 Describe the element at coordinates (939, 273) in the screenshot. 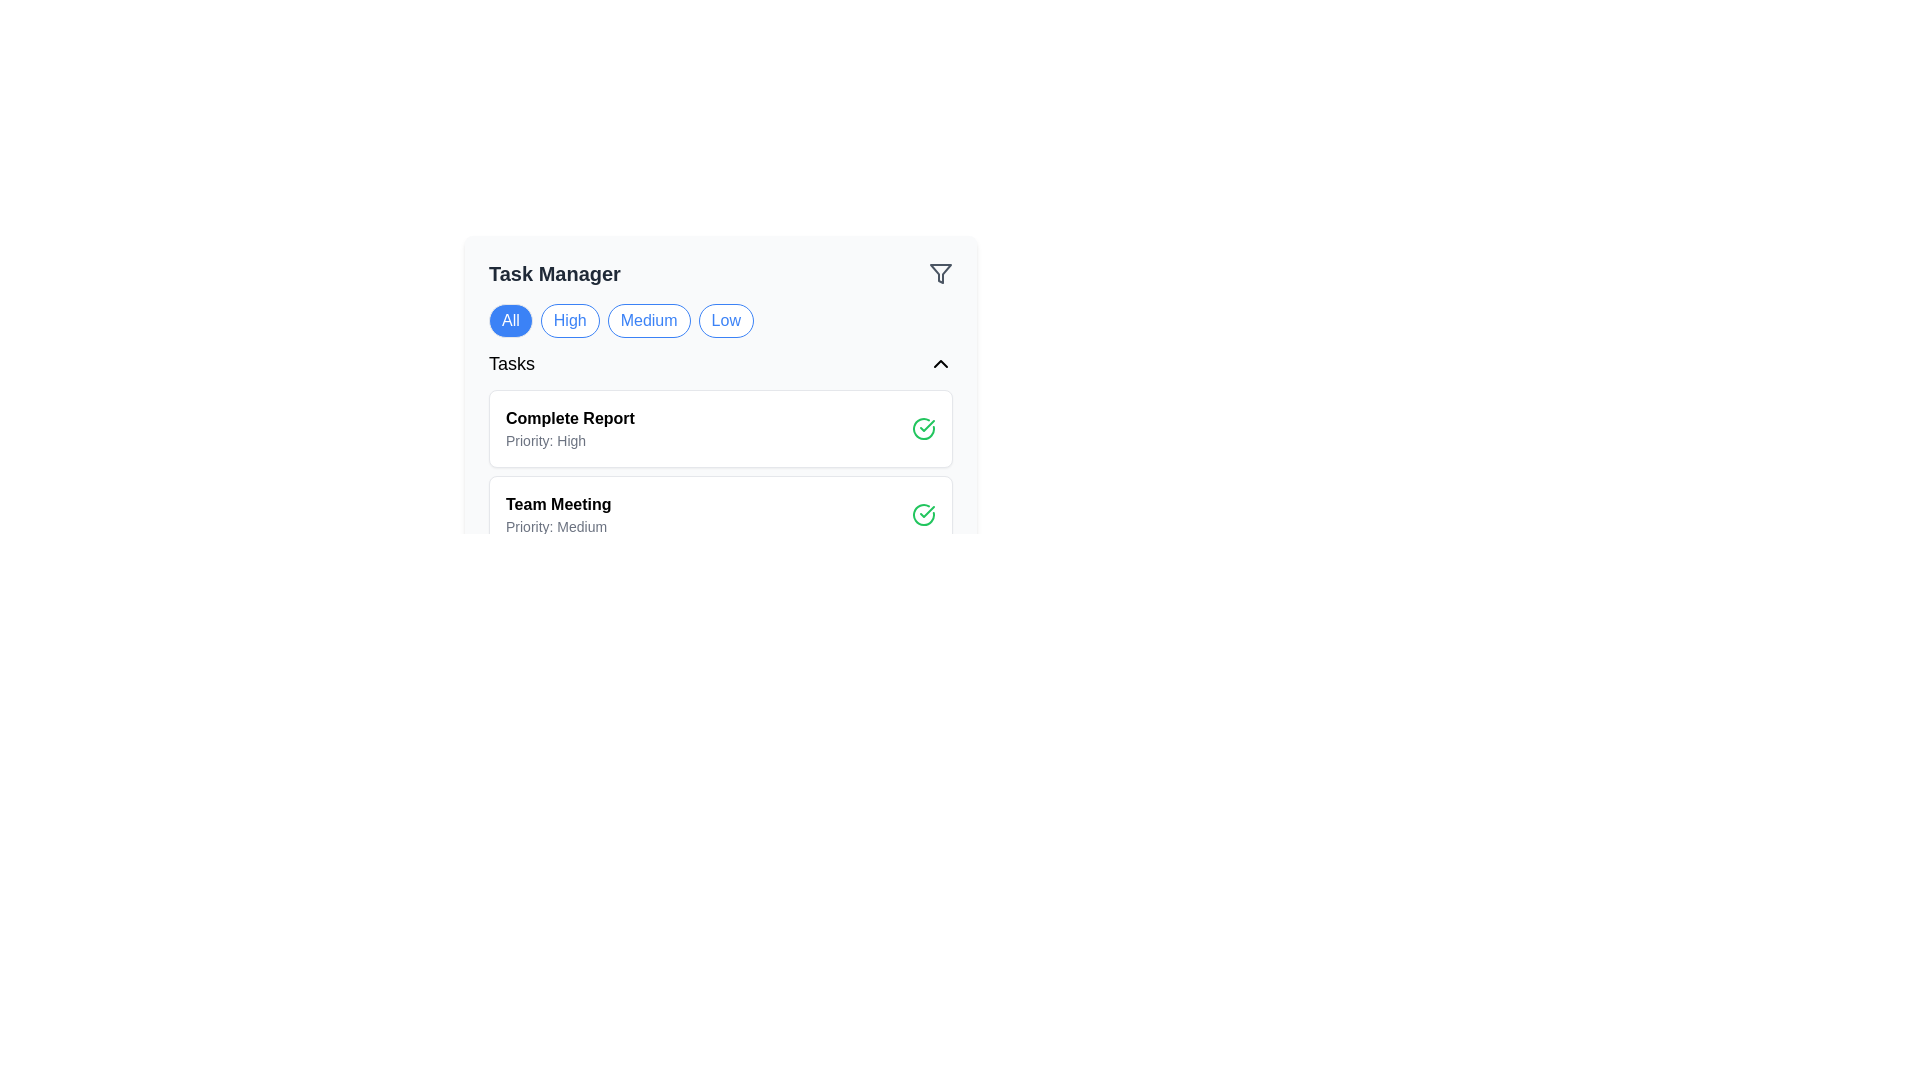

I see `the triangular graphic element representing filtering functionality in the top-right corner of the task manager interface` at that location.